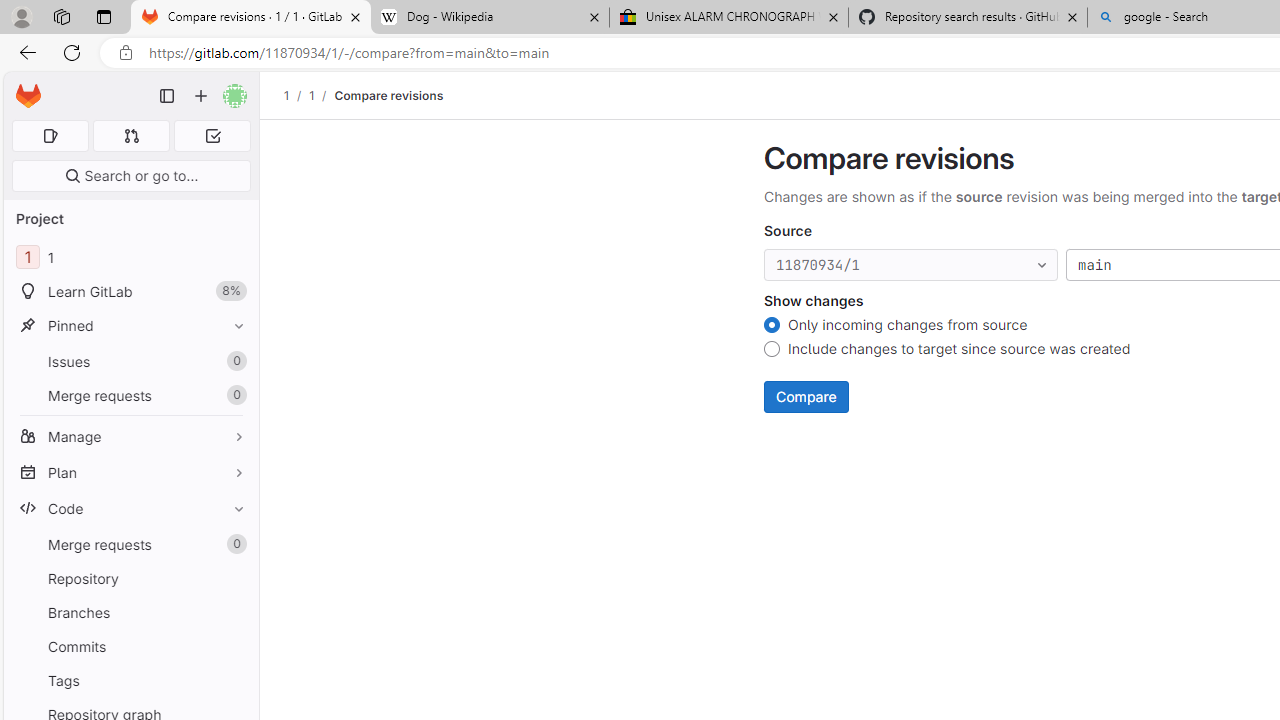  What do you see at coordinates (130, 544) in the screenshot?
I see `'Merge requests 0'` at bounding box center [130, 544].